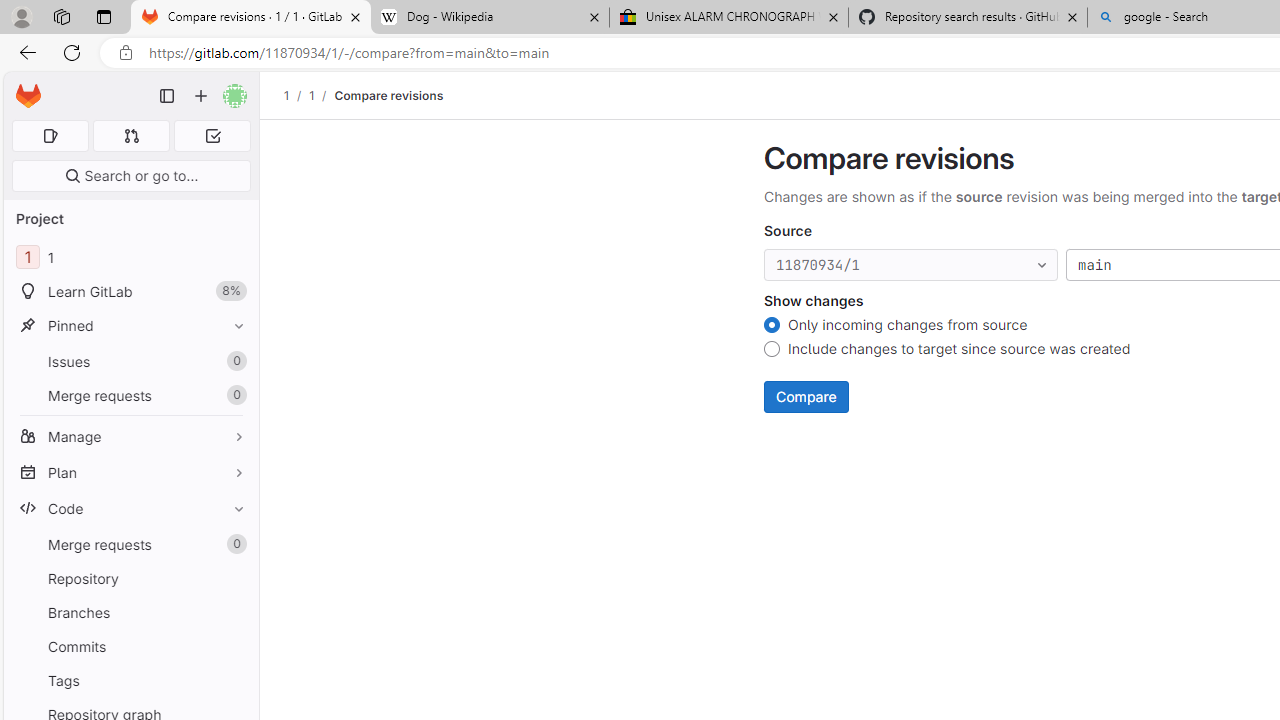  What do you see at coordinates (130, 544) in the screenshot?
I see `'Merge requests 0'` at bounding box center [130, 544].